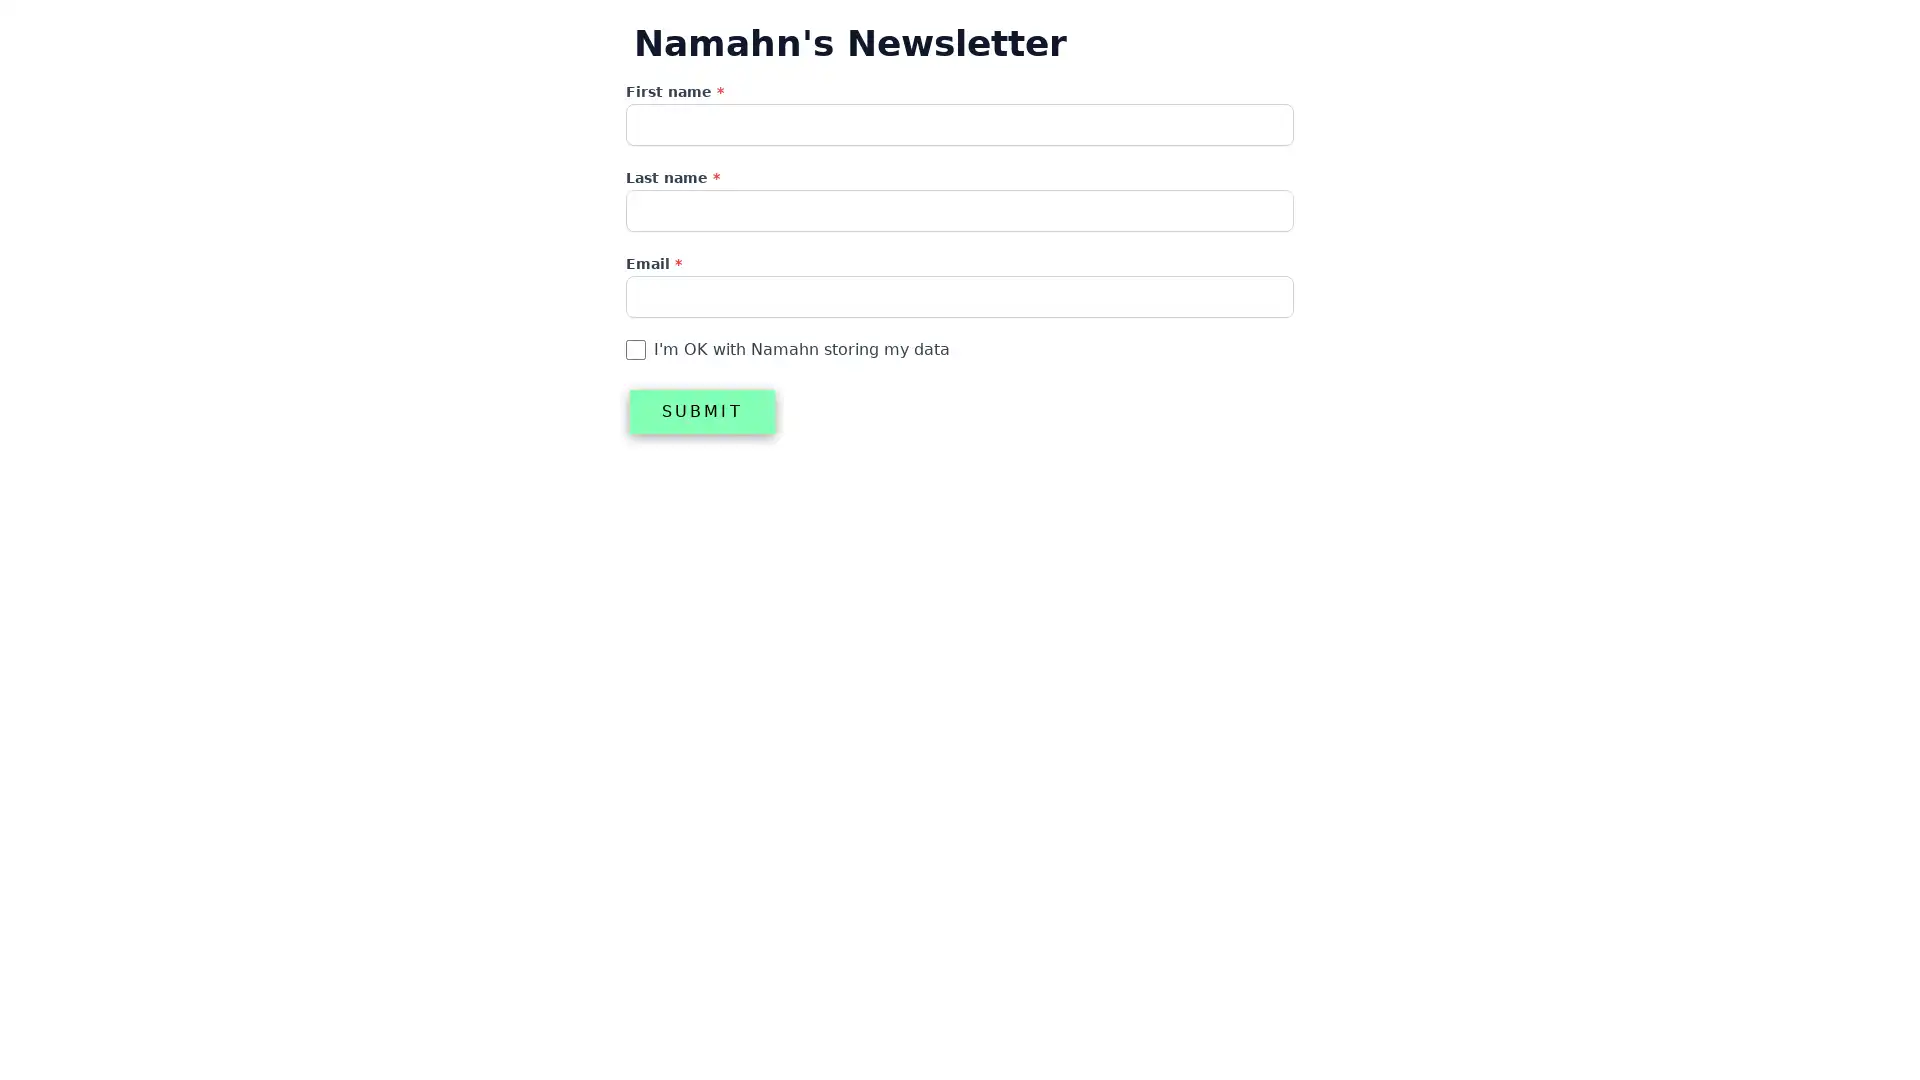 This screenshot has width=1920, height=1080. Describe the element at coordinates (701, 411) in the screenshot. I see `SUBMIT` at that location.